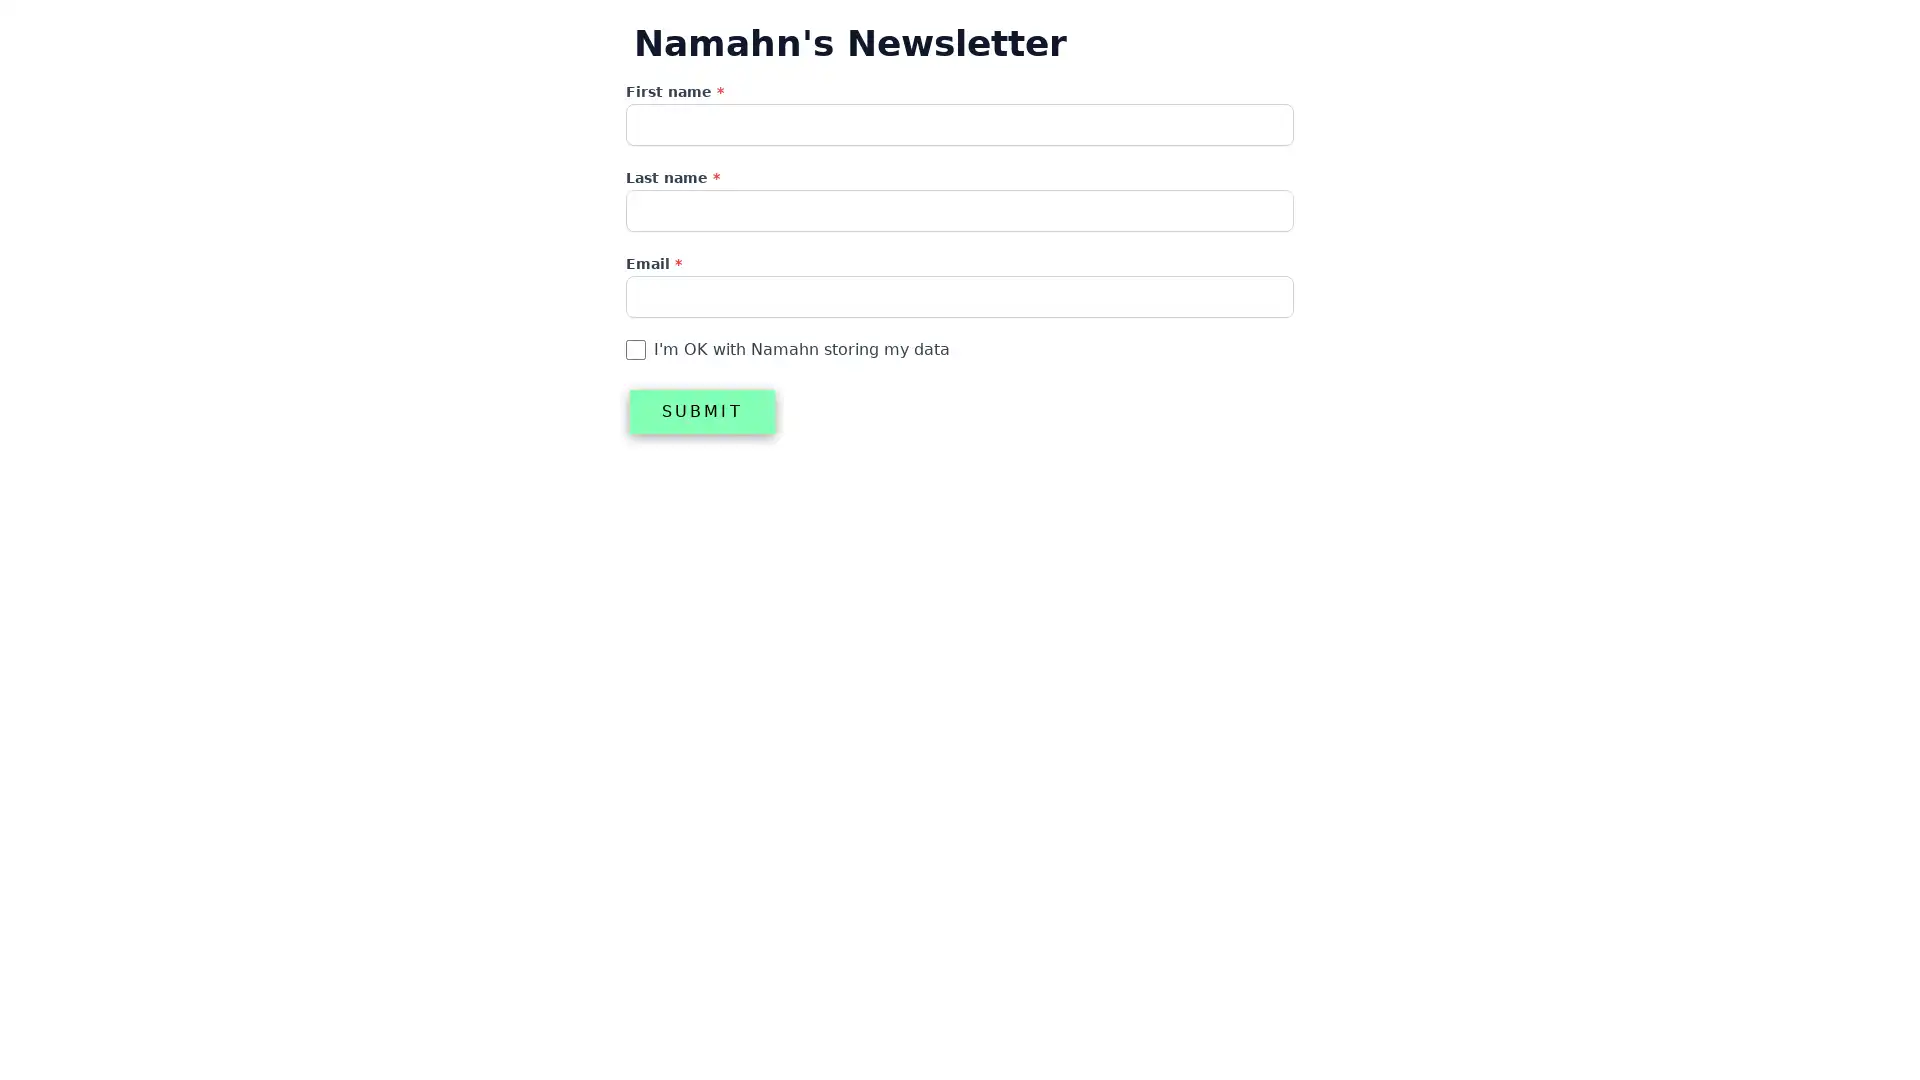 This screenshot has width=1920, height=1080. Describe the element at coordinates (701, 411) in the screenshot. I see `SUBMIT` at that location.